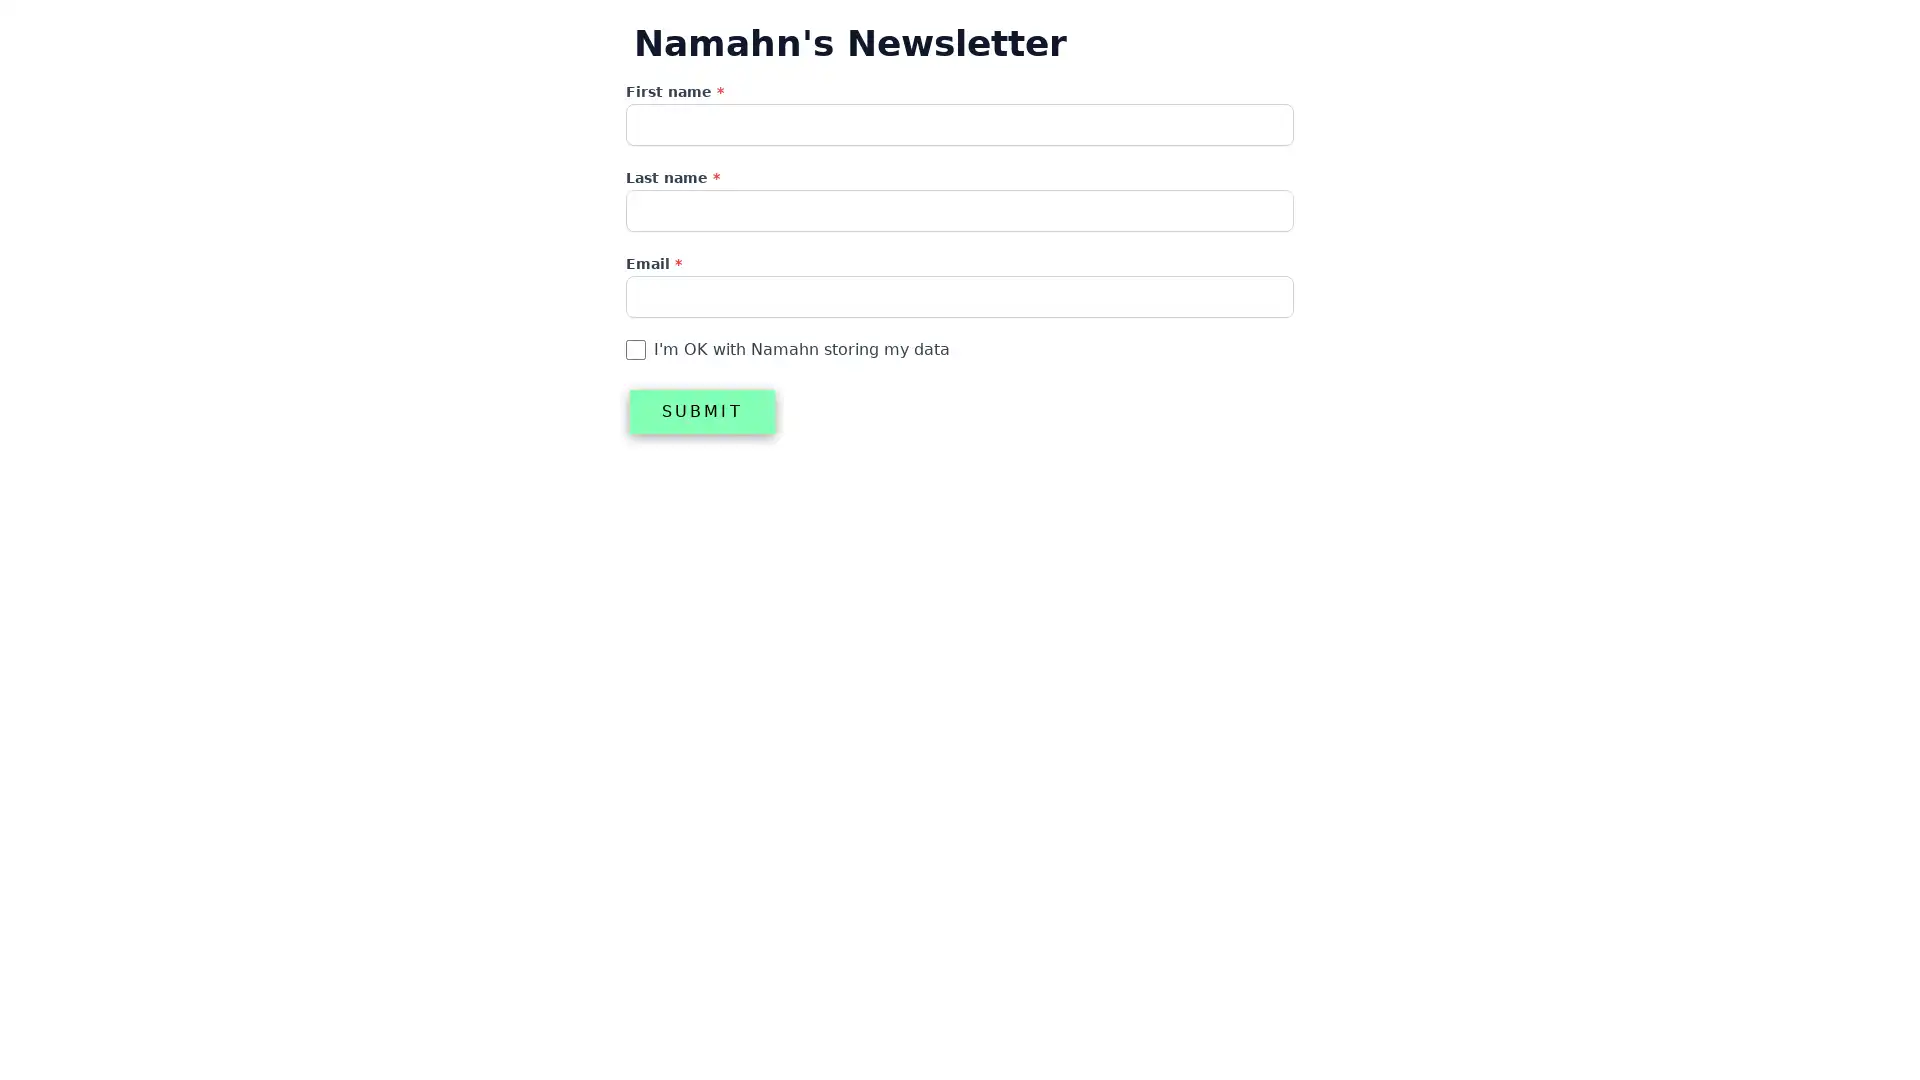 This screenshot has width=1920, height=1080. Describe the element at coordinates (701, 411) in the screenshot. I see `SUBMIT` at that location.